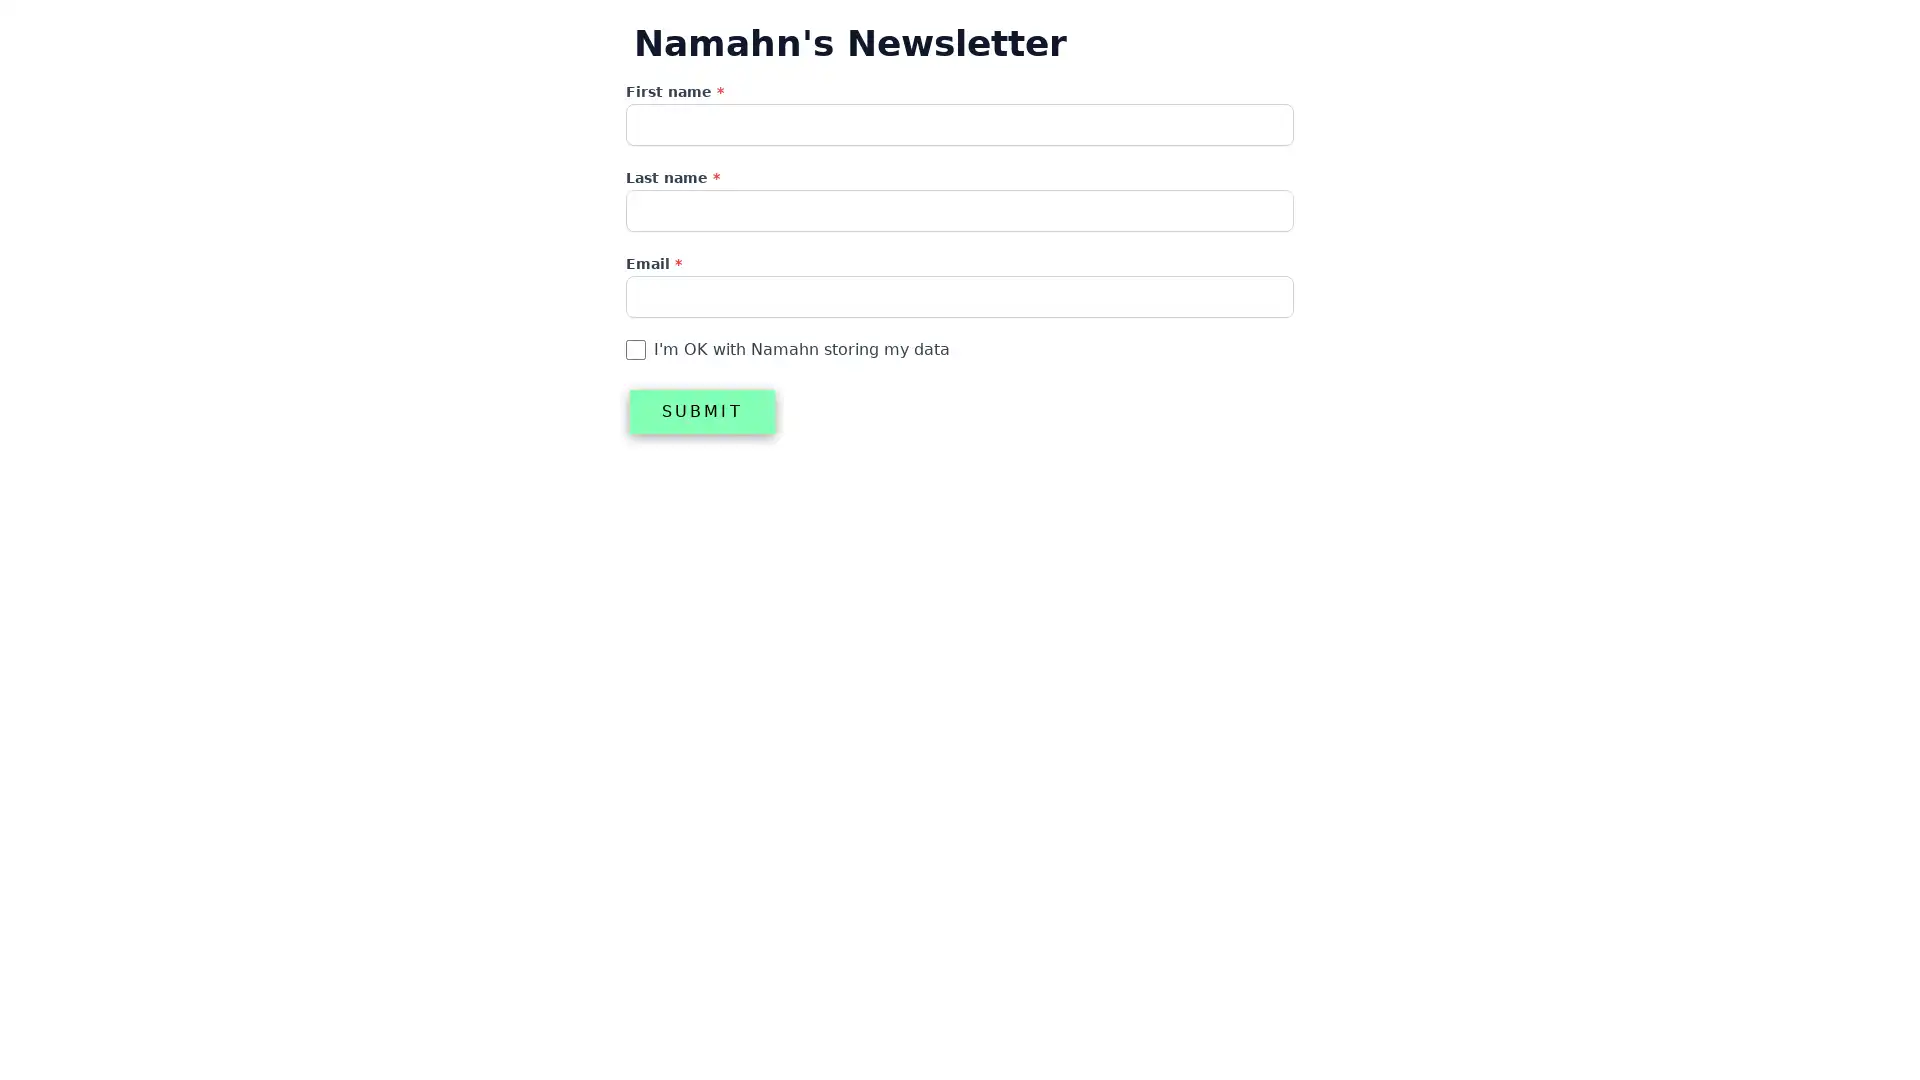 This screenshot has width=1920, height=1080. Describe the element at coordinates (701, 411) in the screenshot. I see `SUBMIT` at that location.